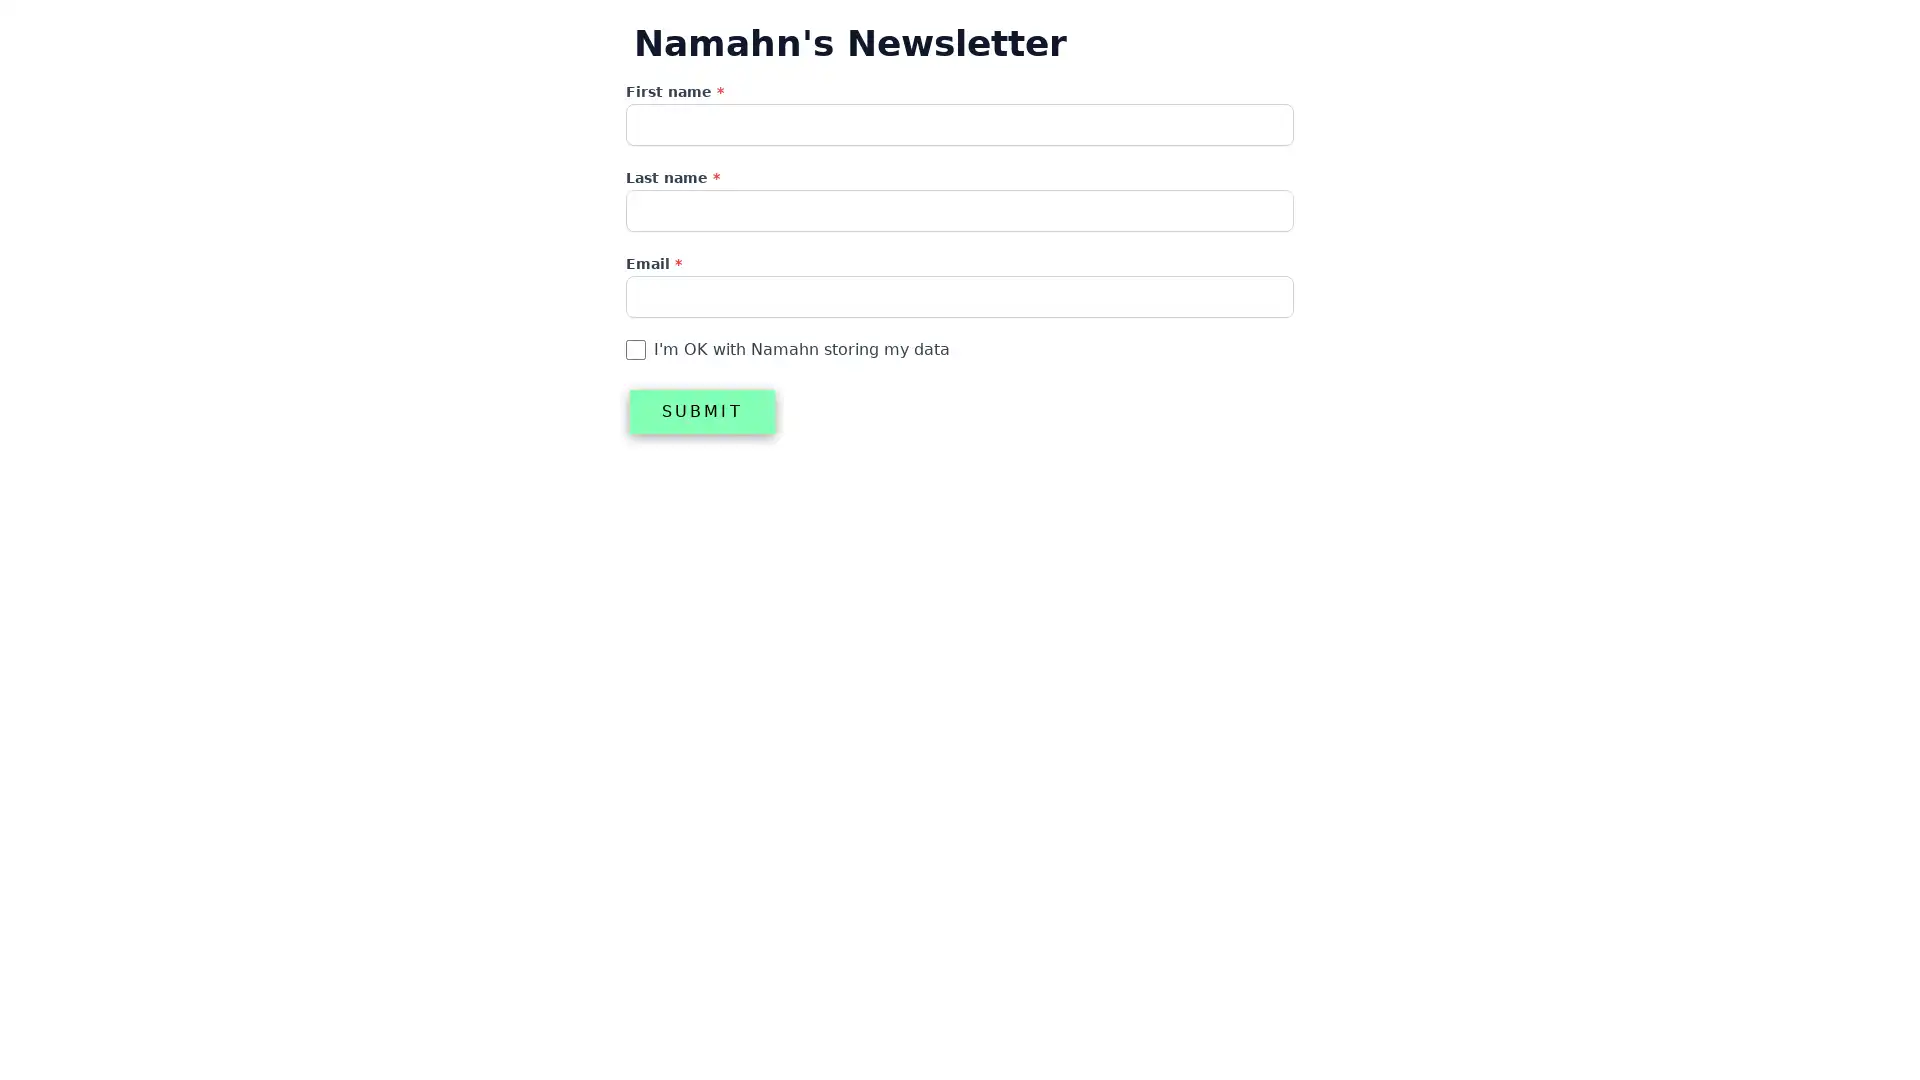 This screenshot has width=1920, height=1080. Describe the element at coordinates (701, 411) in the screenshot. I see `SUBMIT` at that location.